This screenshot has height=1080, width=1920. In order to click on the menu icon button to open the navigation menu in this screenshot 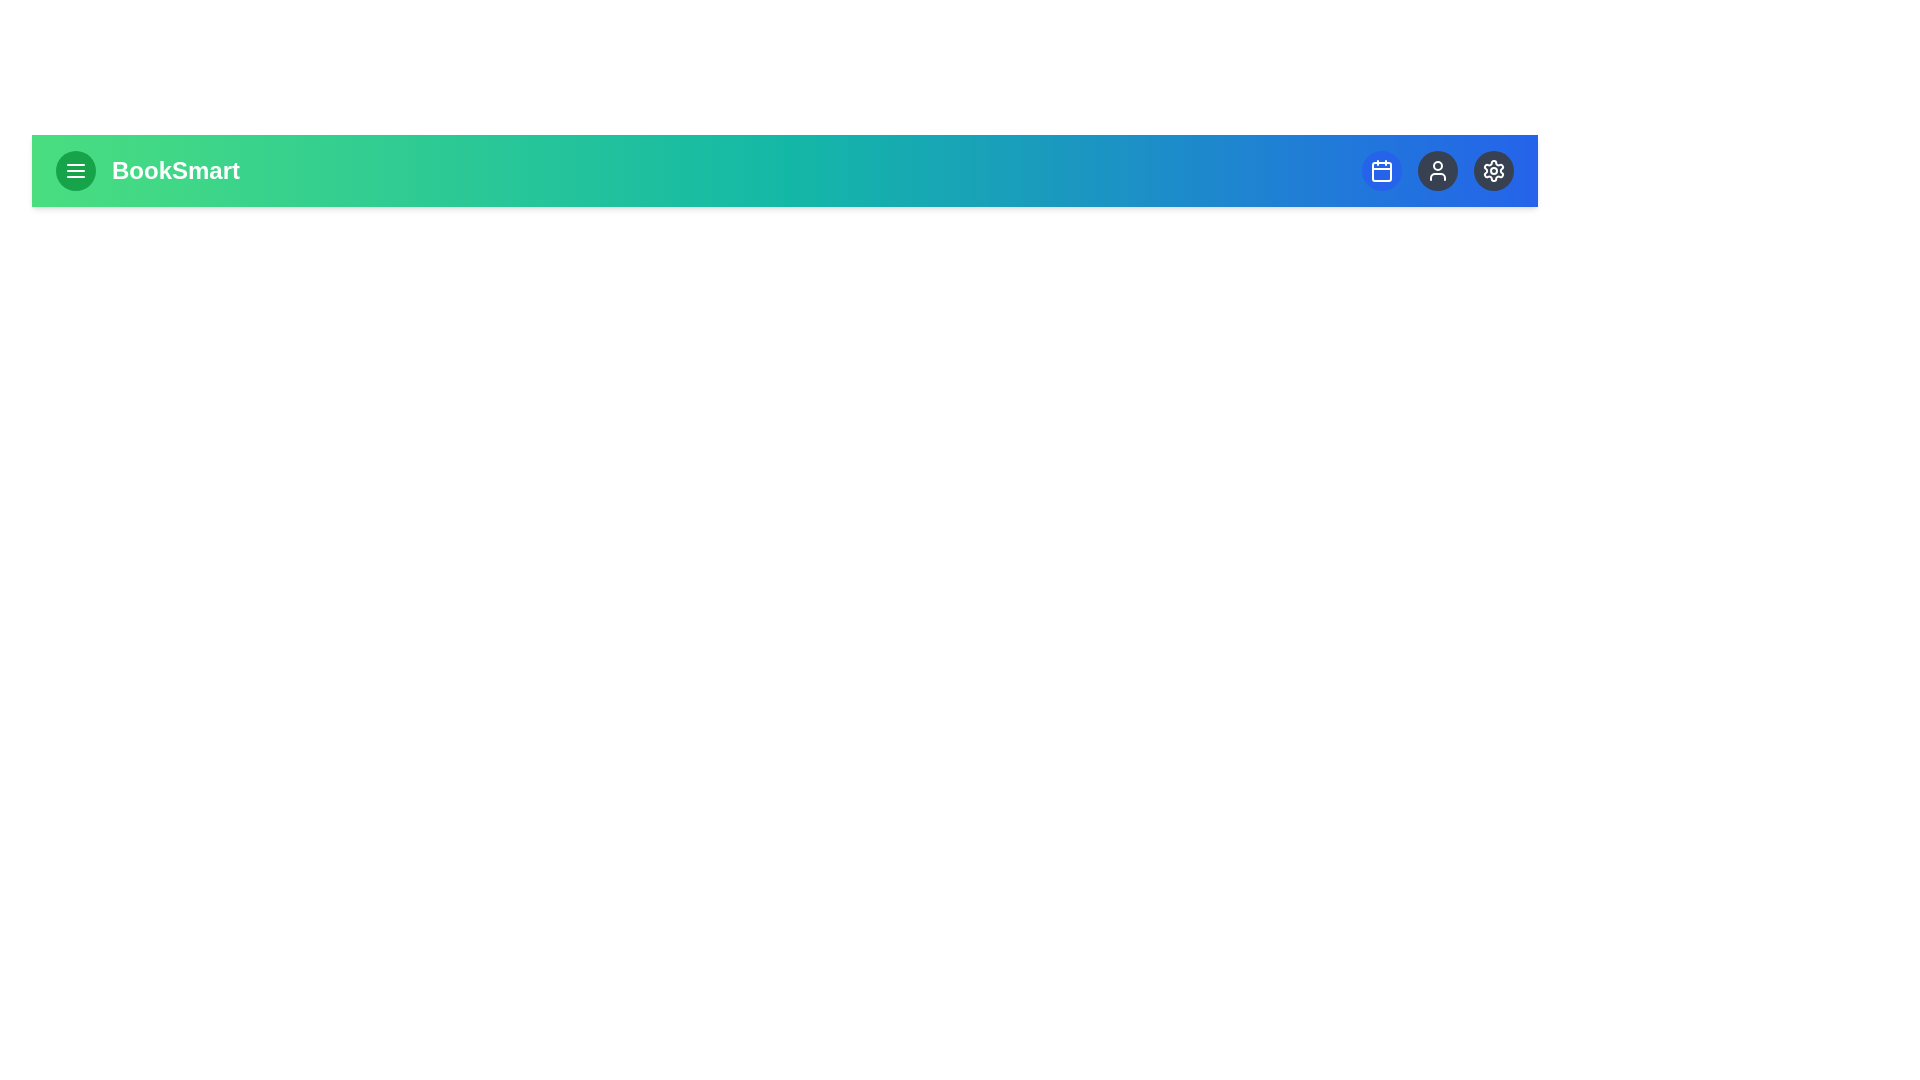, I will do `click(76, 169)`.